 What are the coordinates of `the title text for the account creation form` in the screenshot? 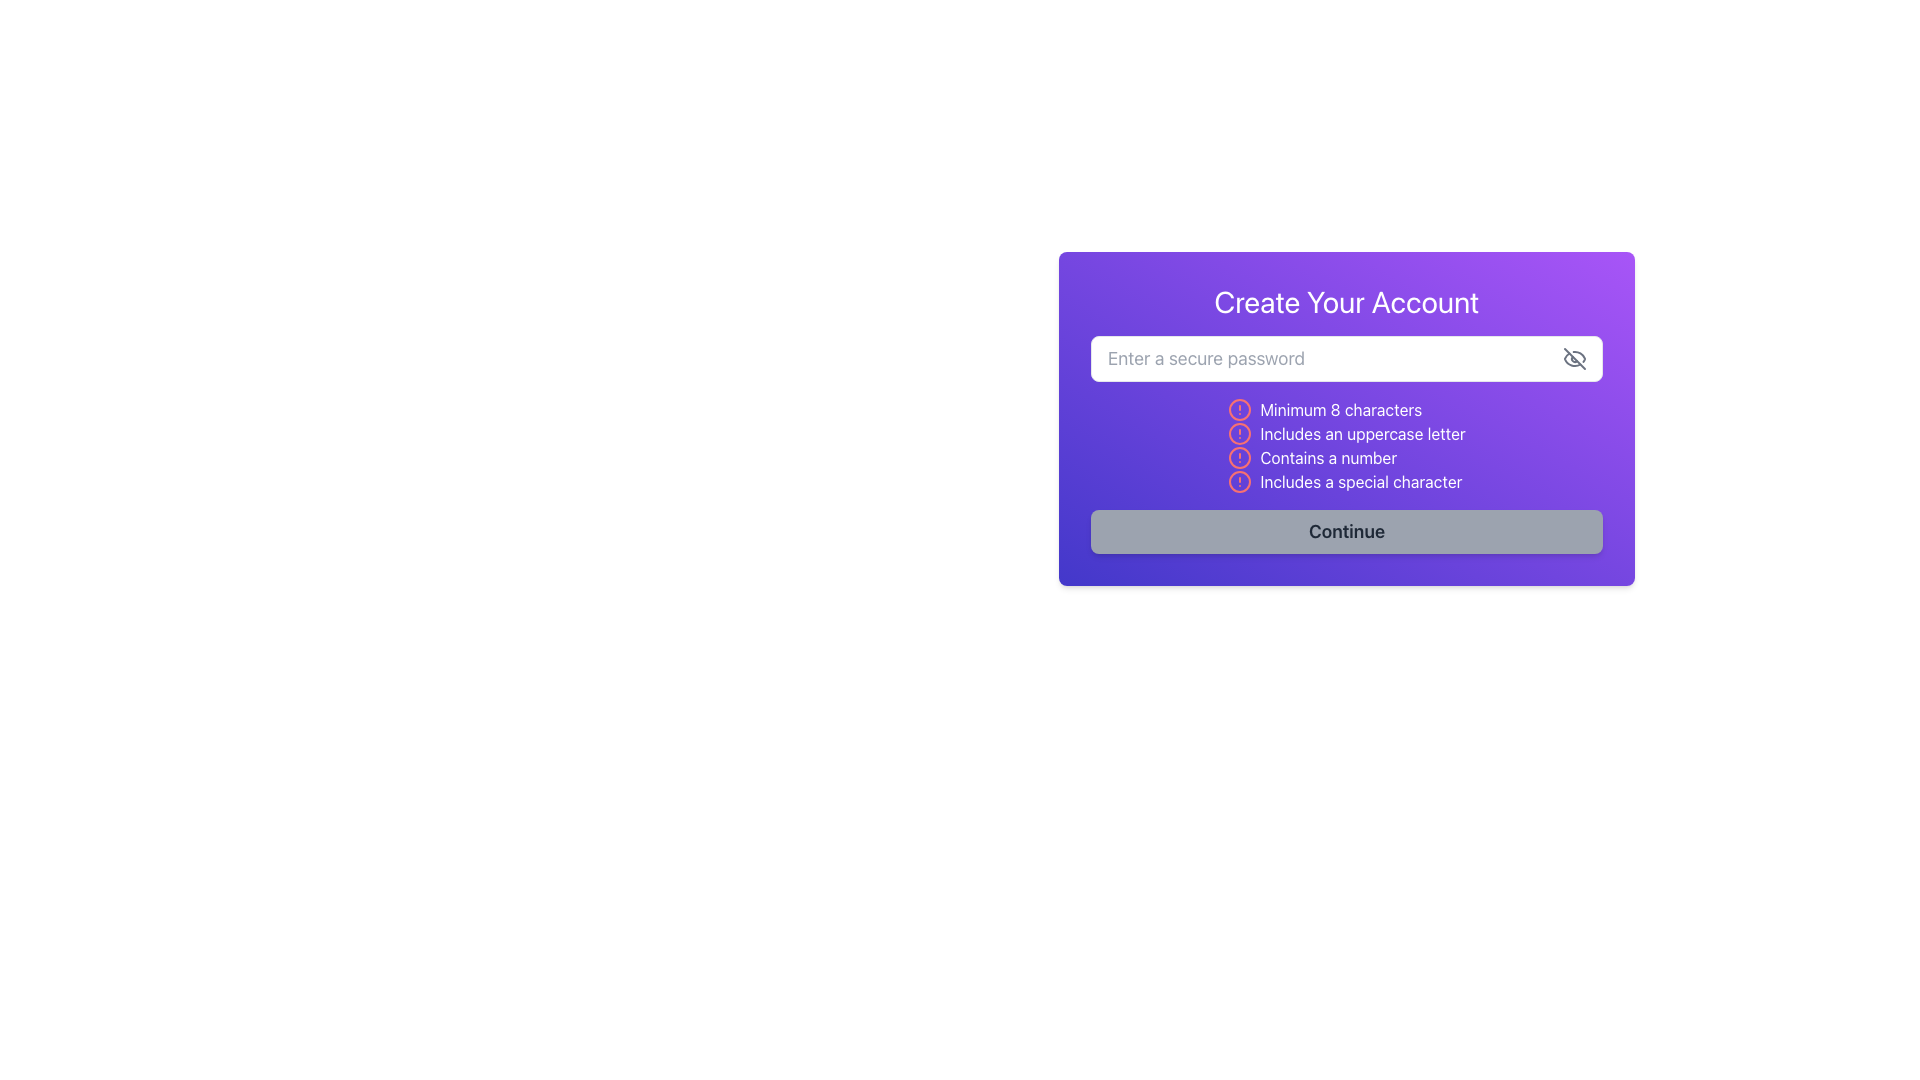 It's located at (1347, 301).